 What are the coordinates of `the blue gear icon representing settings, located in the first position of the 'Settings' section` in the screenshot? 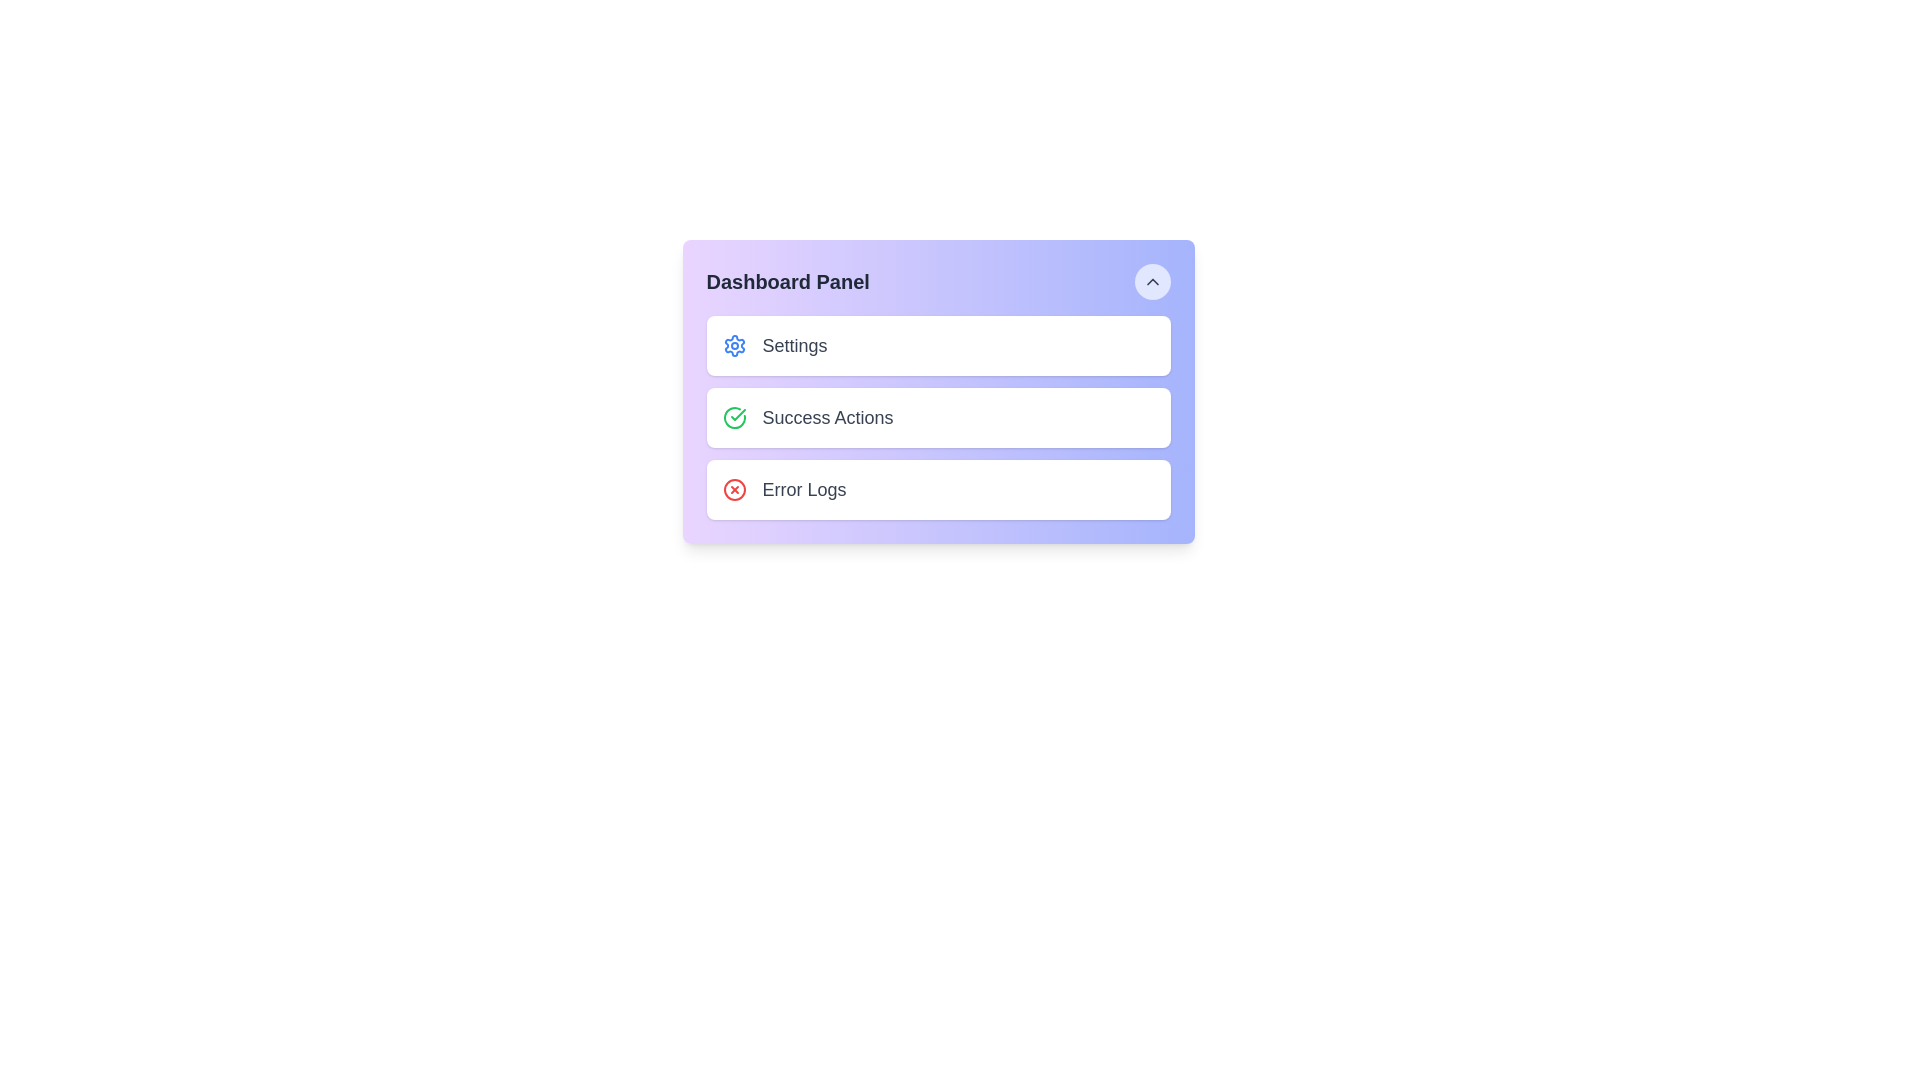 It's located at (733, 345).